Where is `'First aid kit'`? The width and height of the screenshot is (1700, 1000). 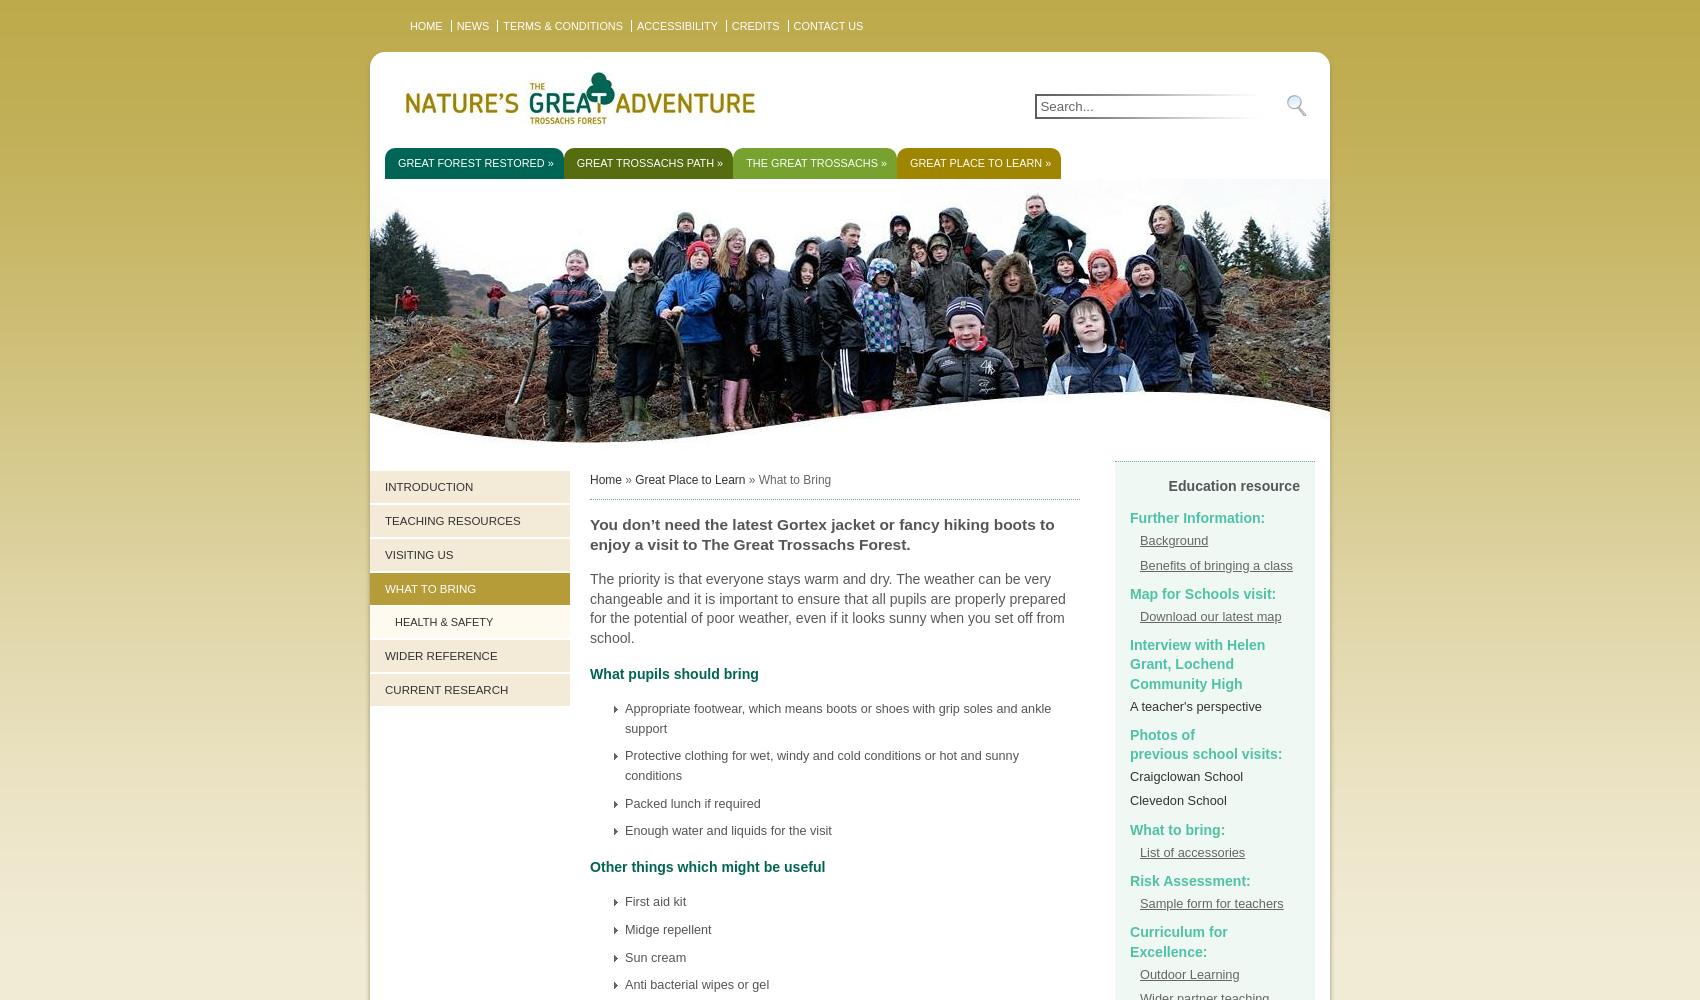
'First aid kit' is located at coordinates (655, 902).